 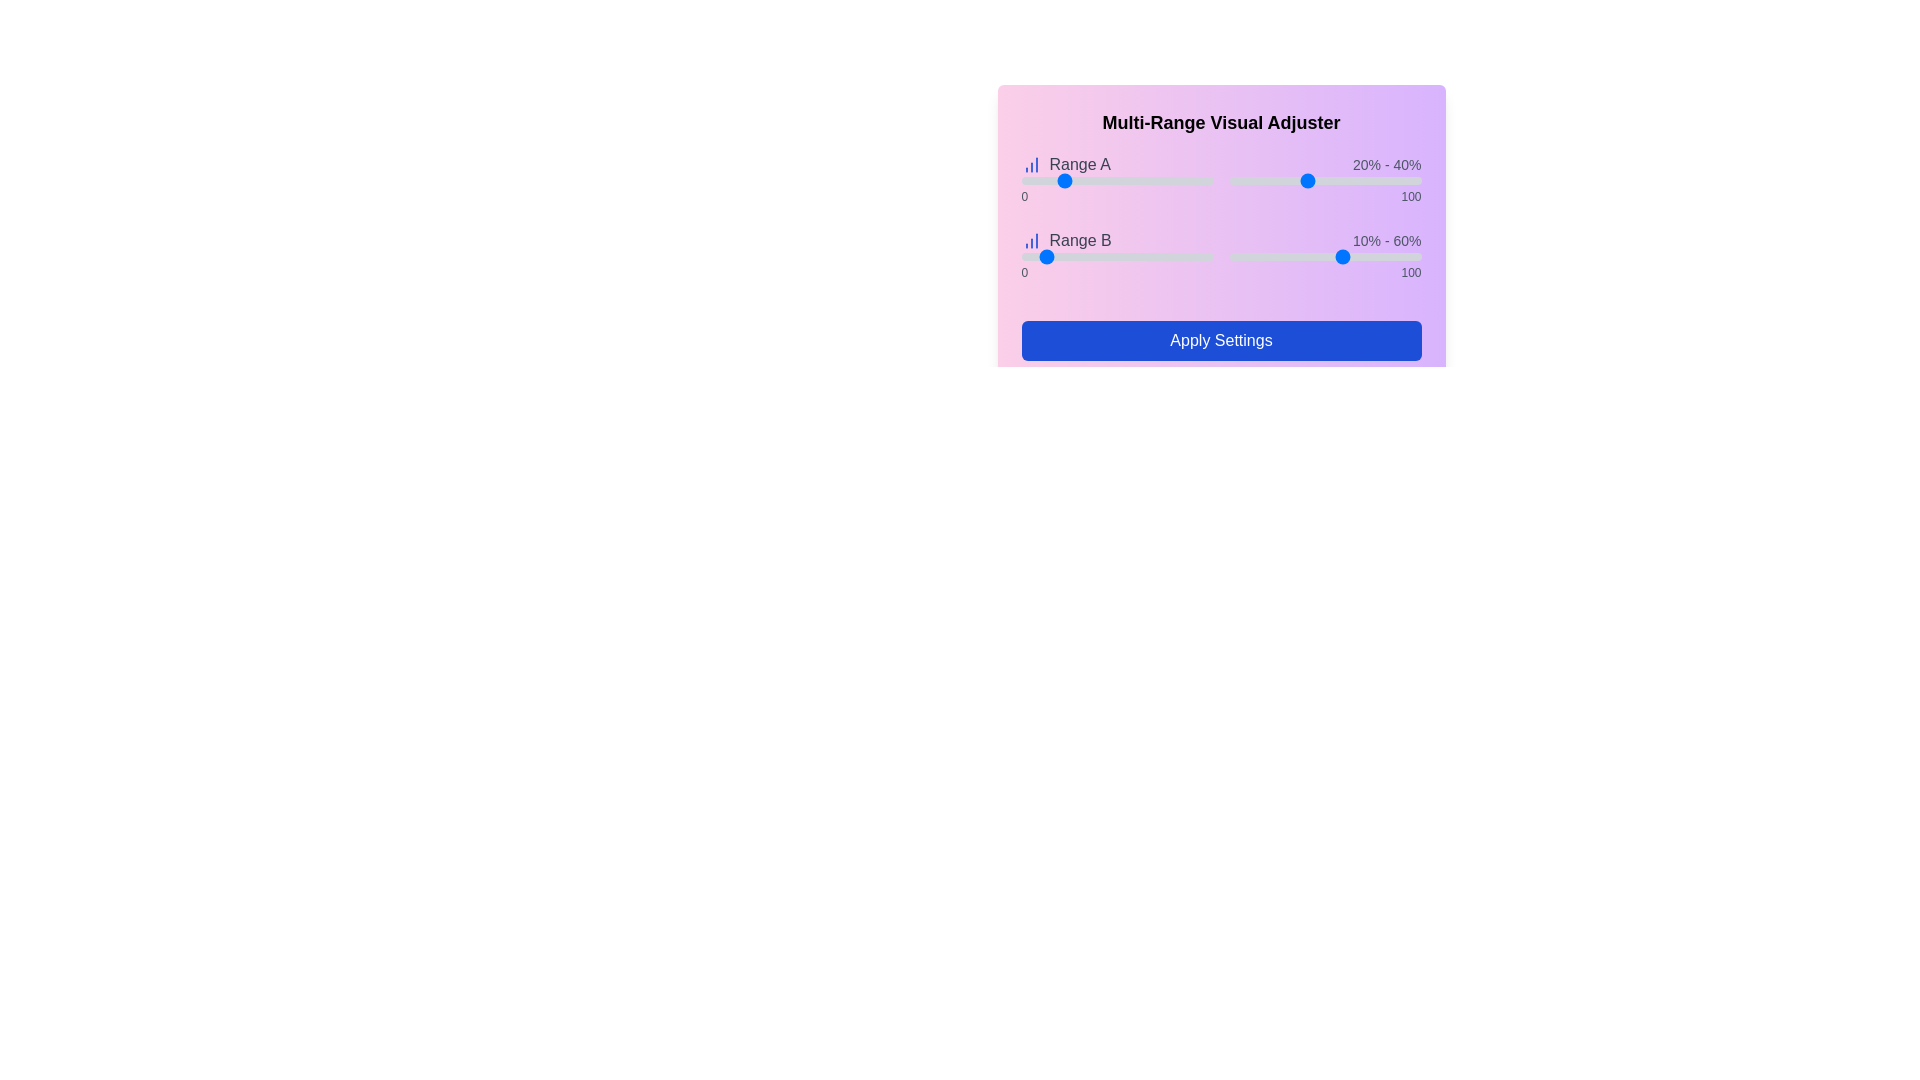 What do you see at coordinates (1312, 256) in the screenshot?
I see `the Range B slider` at bounding box center [1312, 256].